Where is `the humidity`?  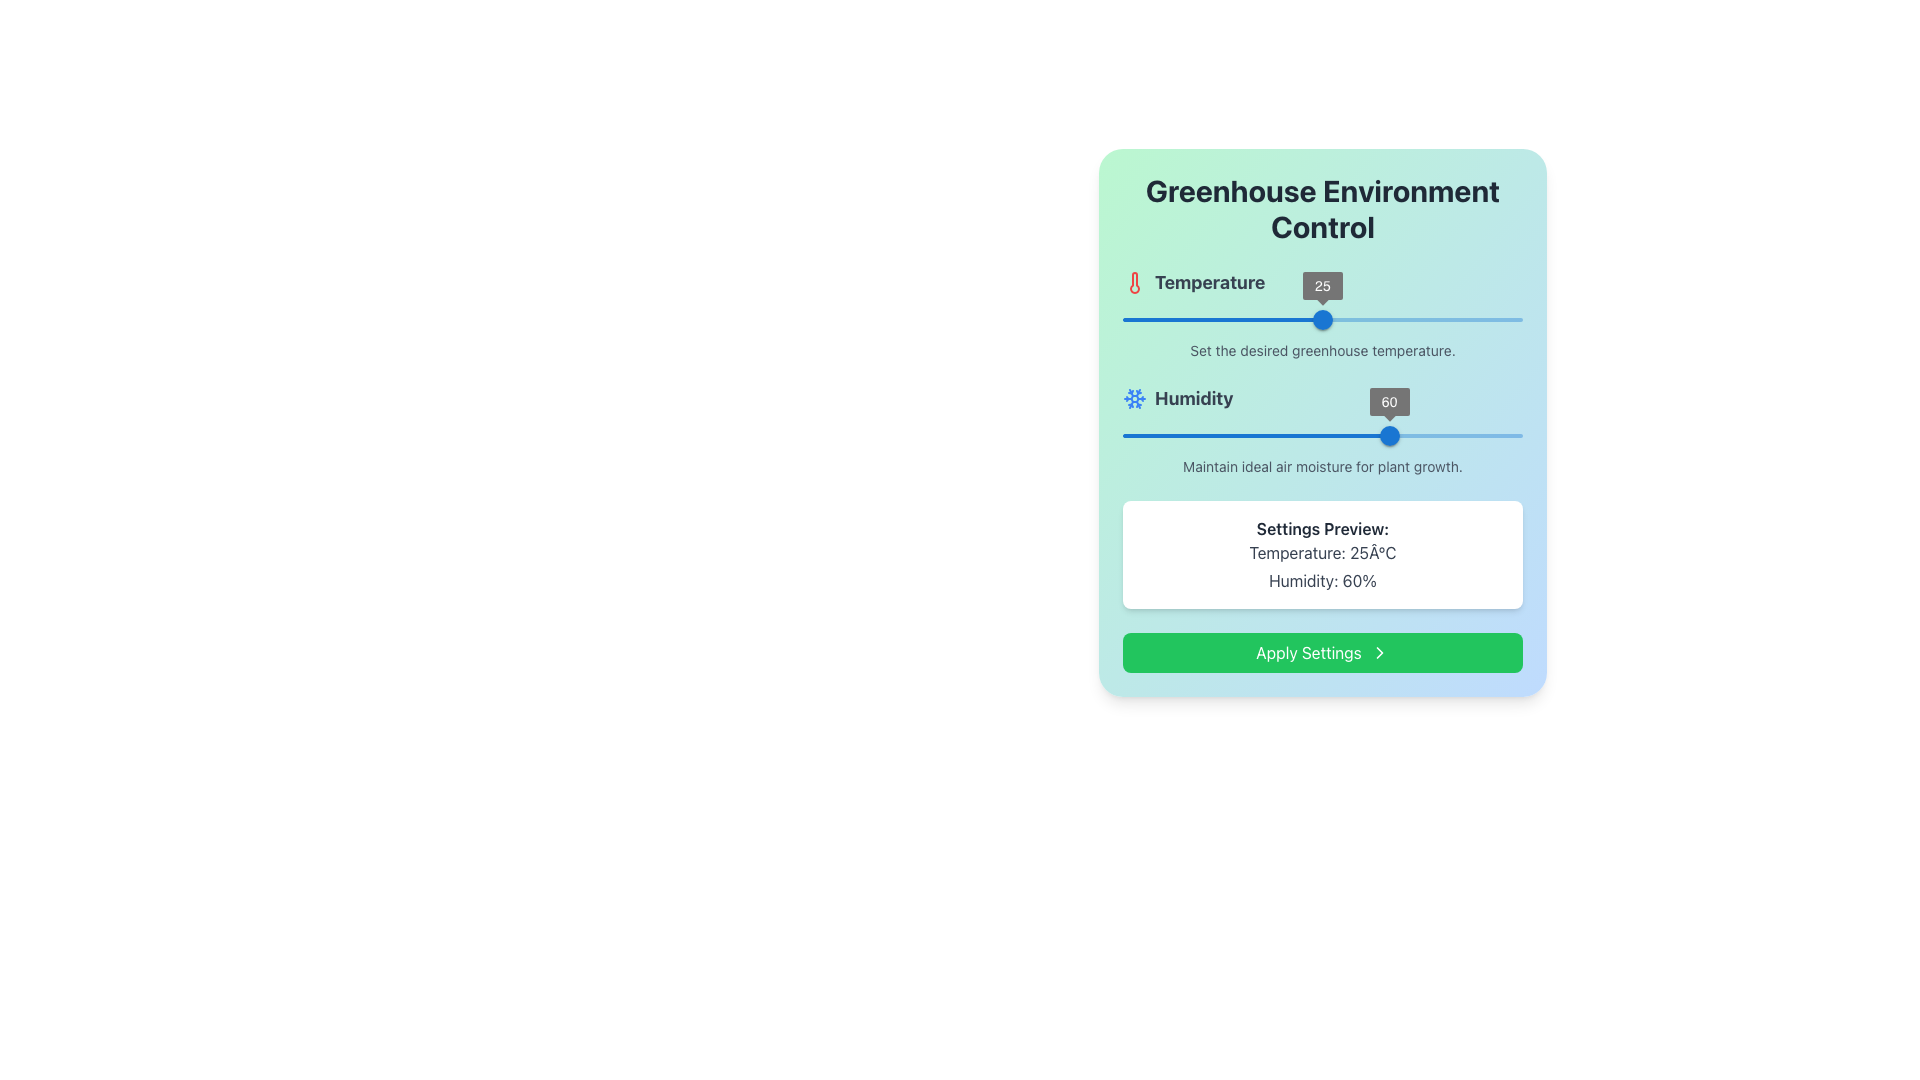 the humidity is located at coordinates (1381, 434).